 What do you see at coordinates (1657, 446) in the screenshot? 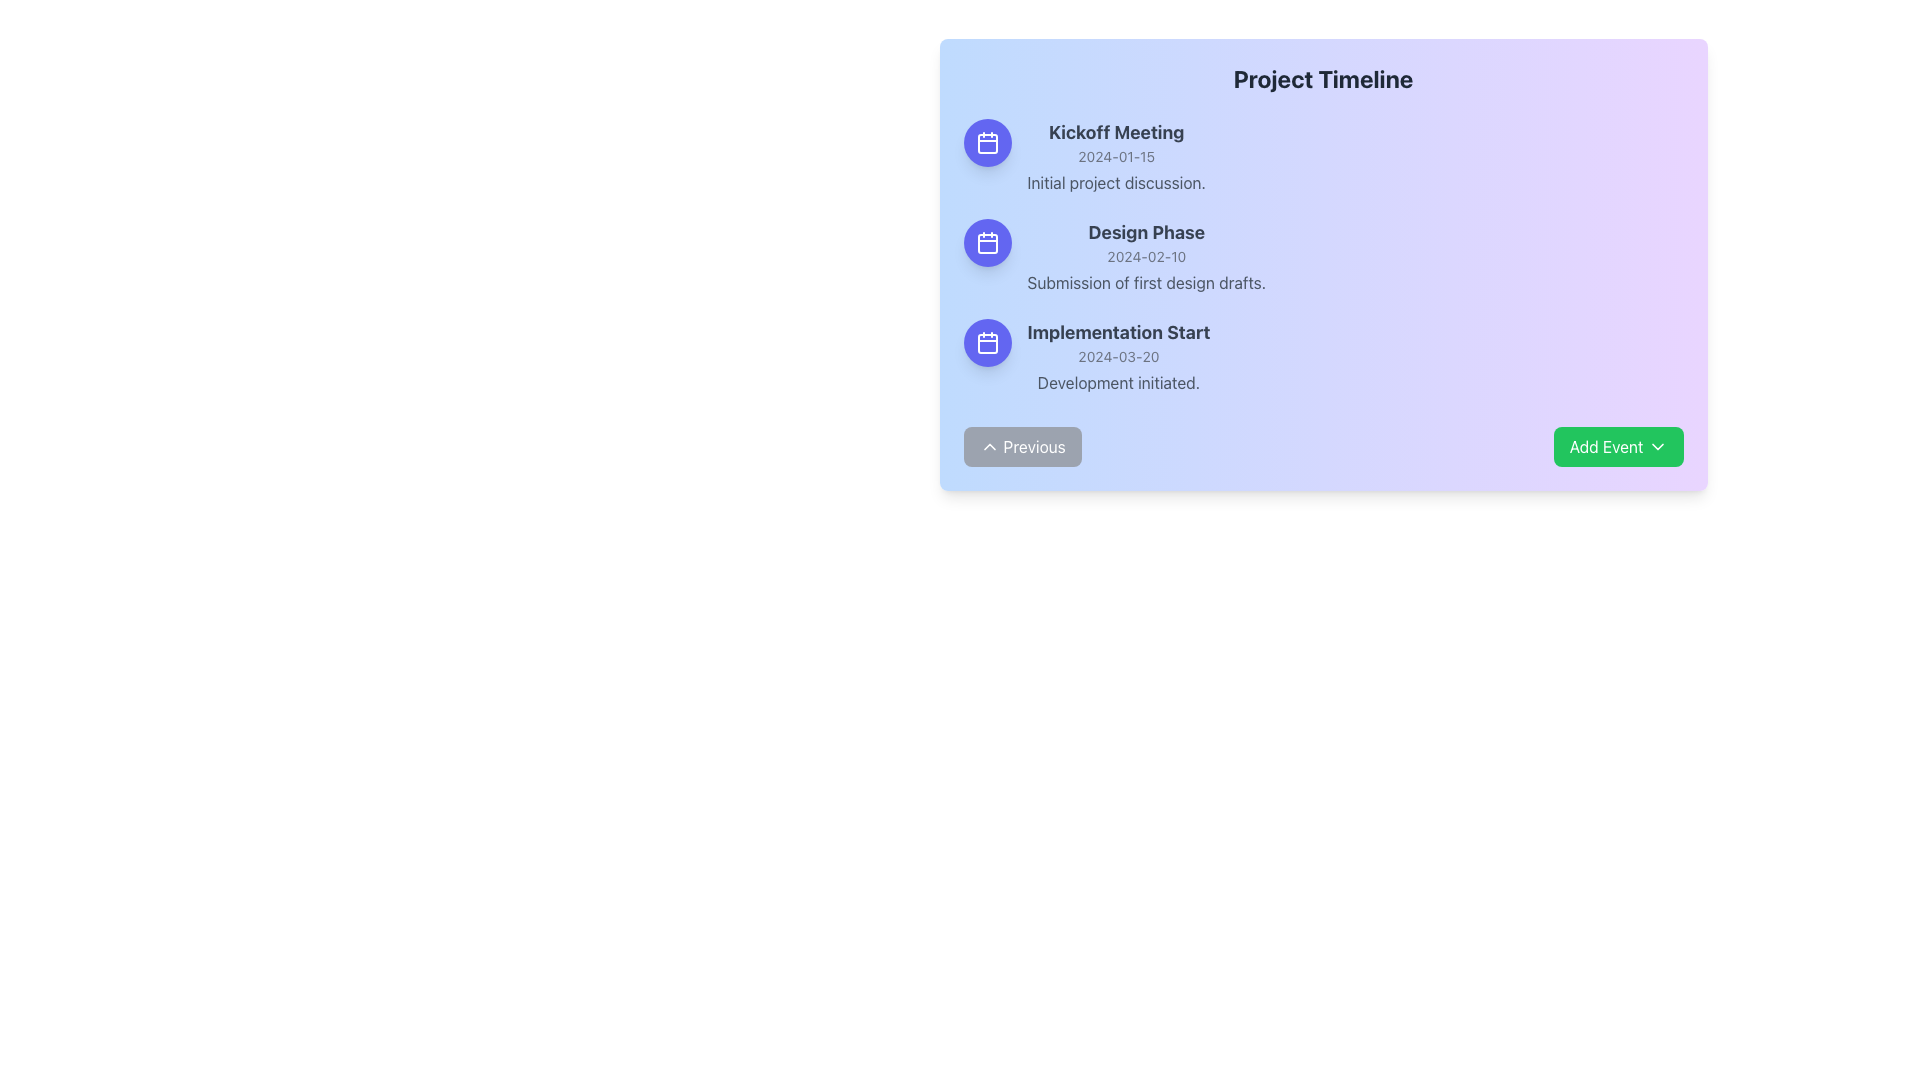
I see `the small downward-facing chevron icon located within the green 'Add Event' button` at bounding box center [1657, 446].